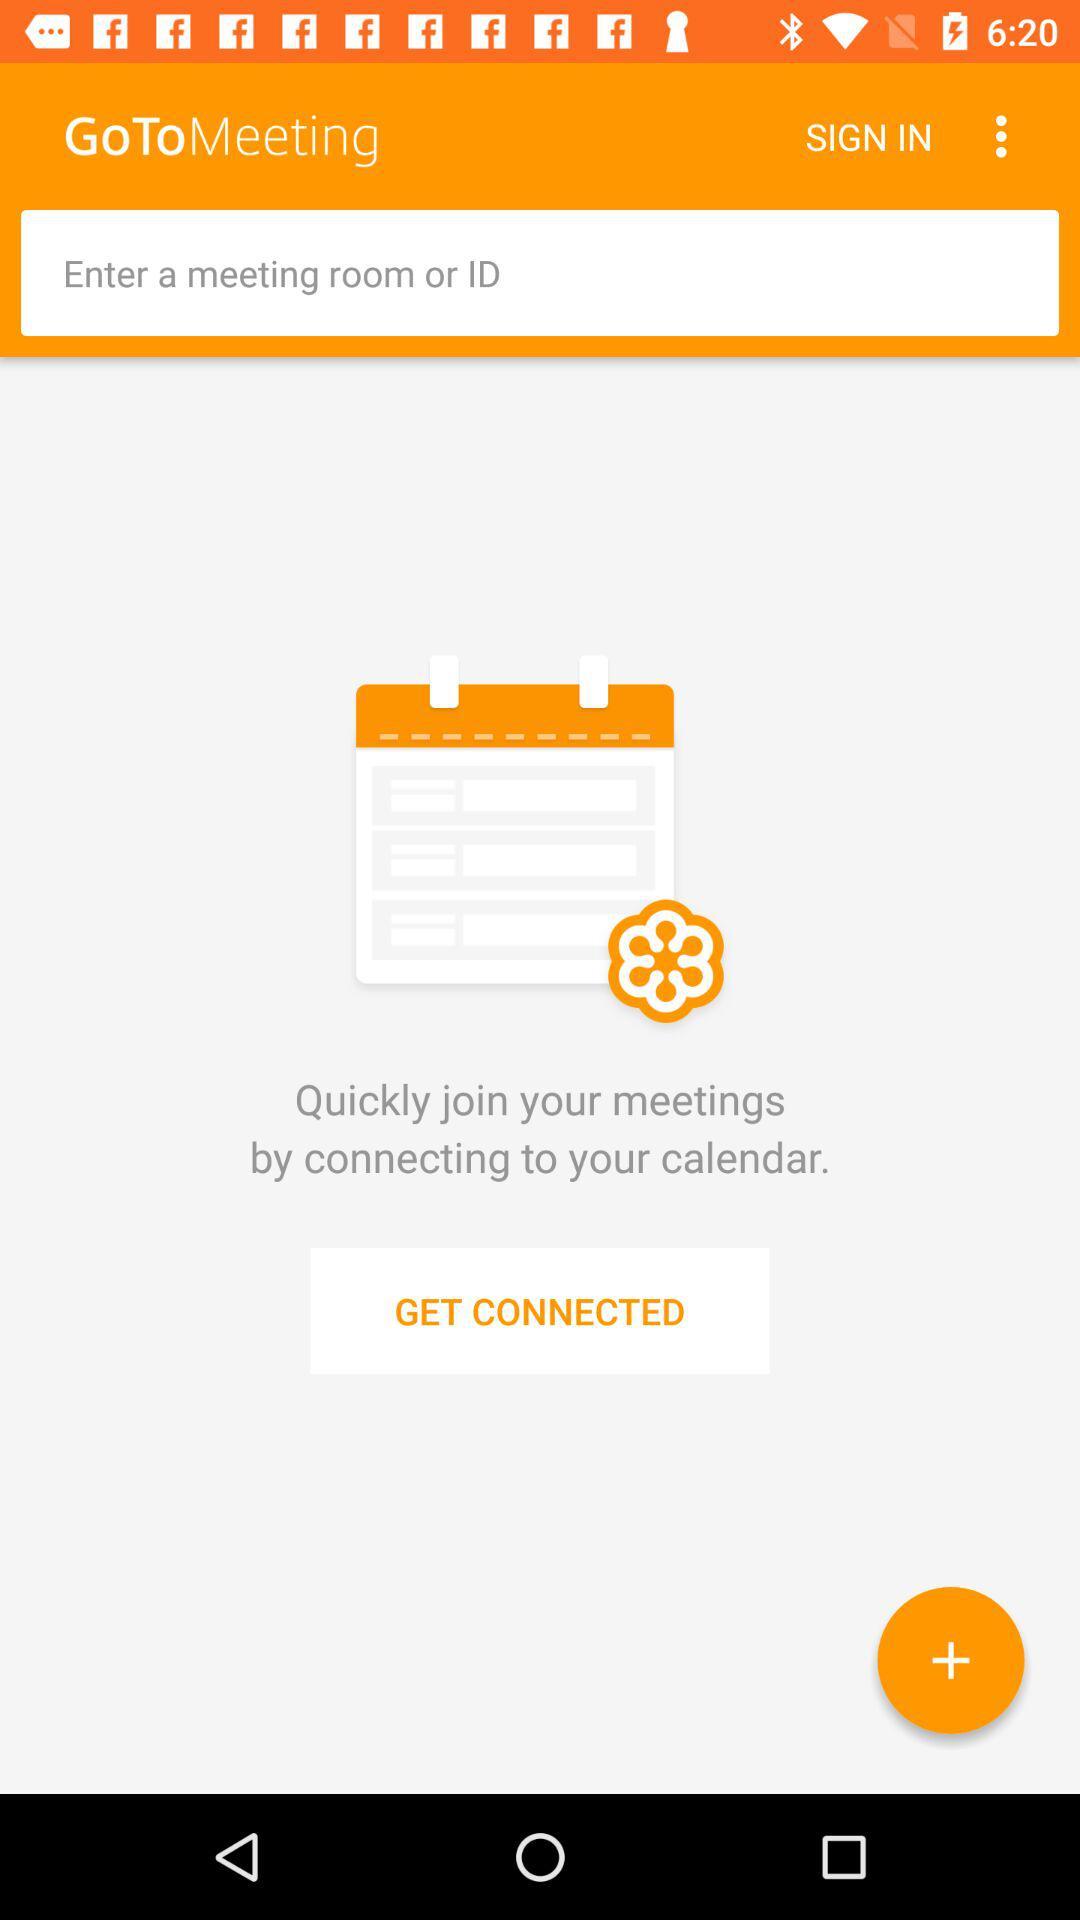 This screenshot has height=1920, width=1080. I want to click on item to the right of sign in icon, so click(1006, 135).